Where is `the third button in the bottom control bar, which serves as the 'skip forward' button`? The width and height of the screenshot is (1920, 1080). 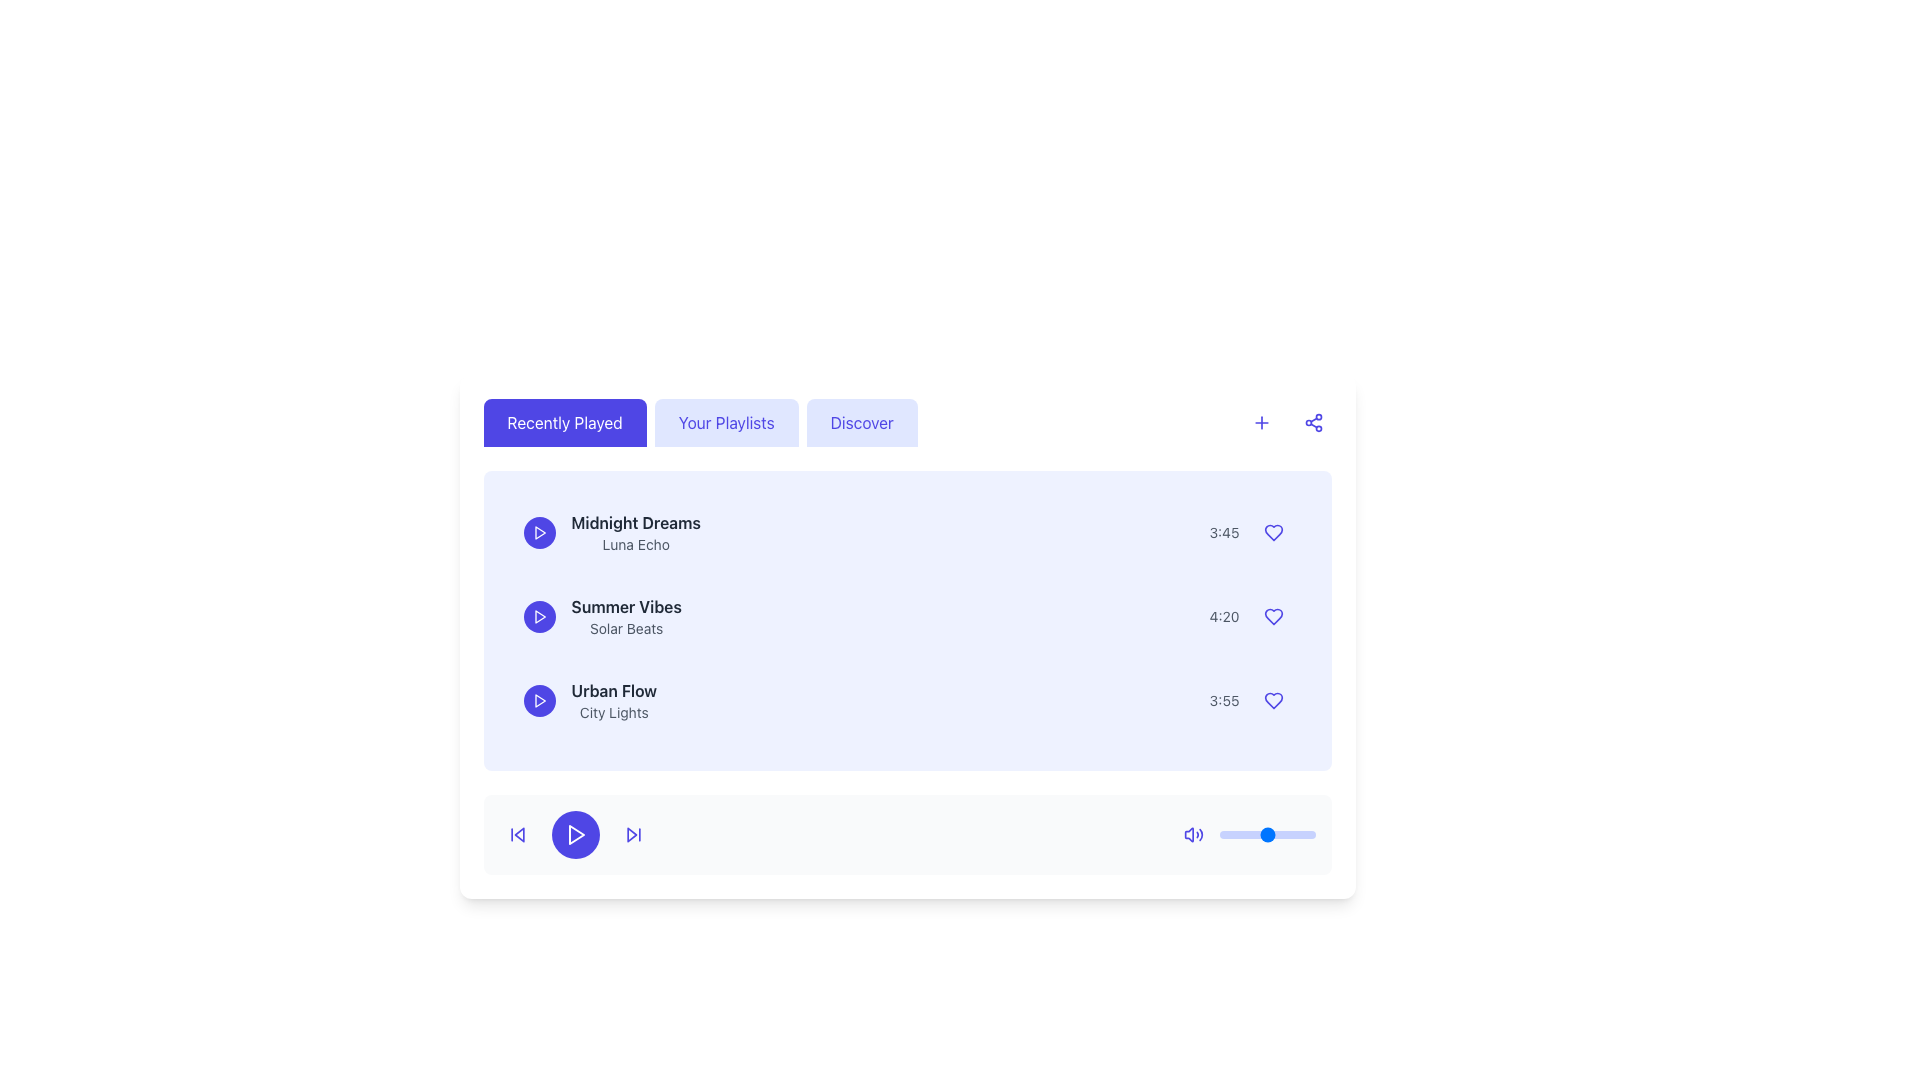 the third button in the bottom control bar, which serves as the 'skip forward' button is located at coordinates (632, 834).